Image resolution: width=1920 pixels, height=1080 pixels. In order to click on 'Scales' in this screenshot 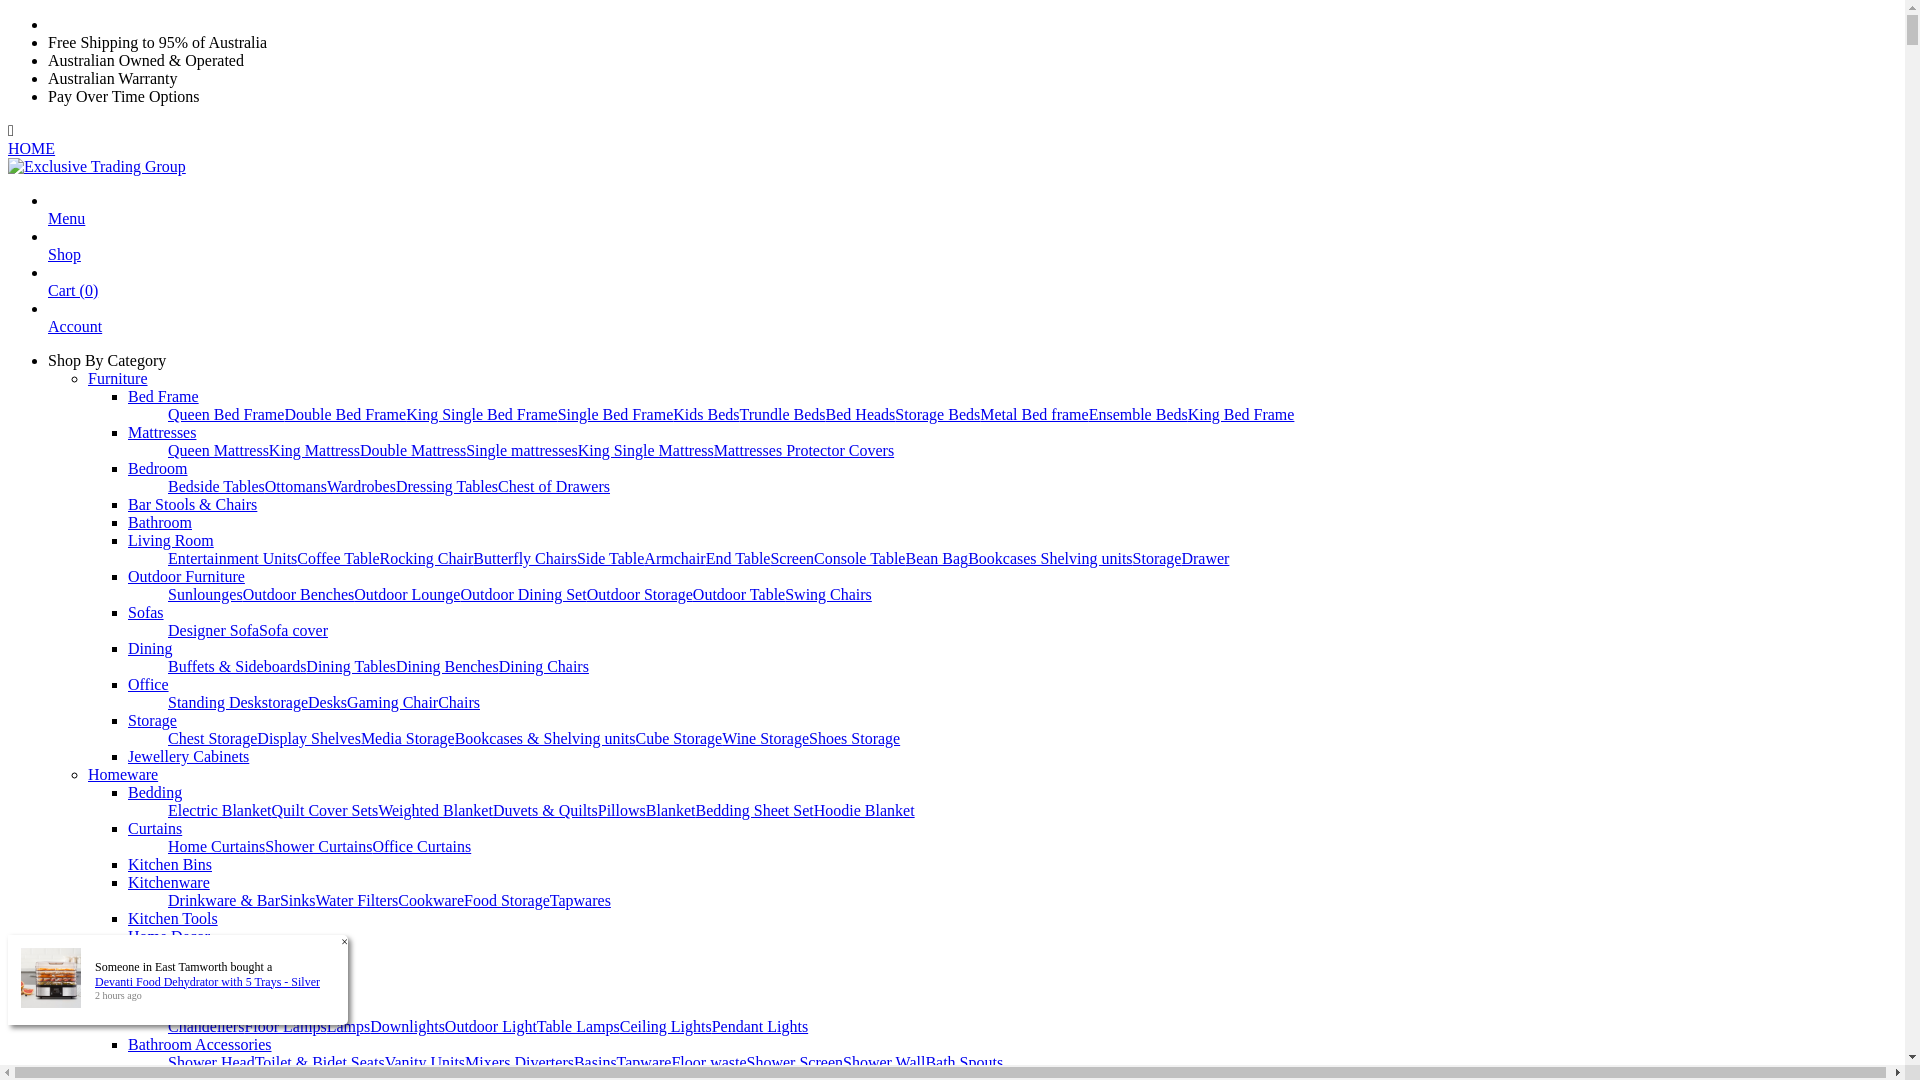, I will do `click(147, 953)`.